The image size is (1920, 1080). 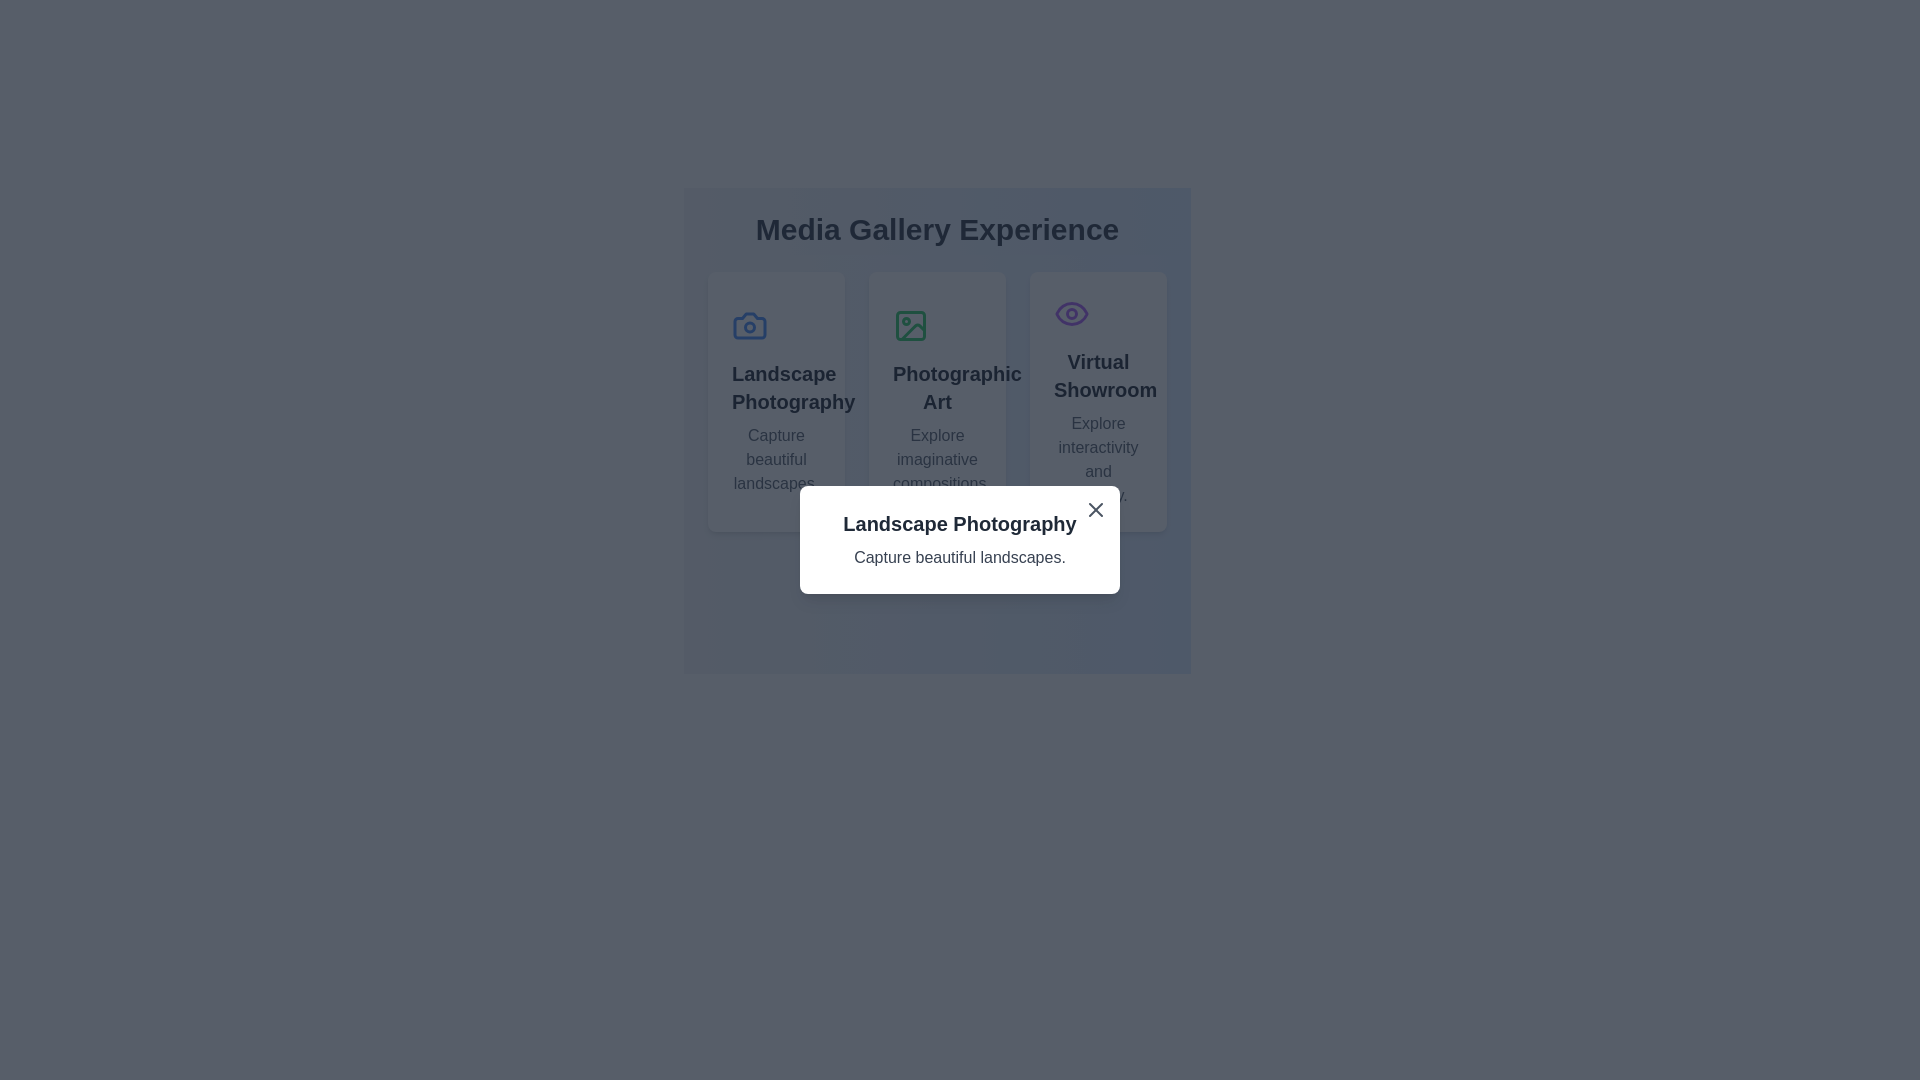 I want to click on the 'Landscape Photography' interactive card, which has a blue camera icon and a modern design, so click(x=775, y=401).